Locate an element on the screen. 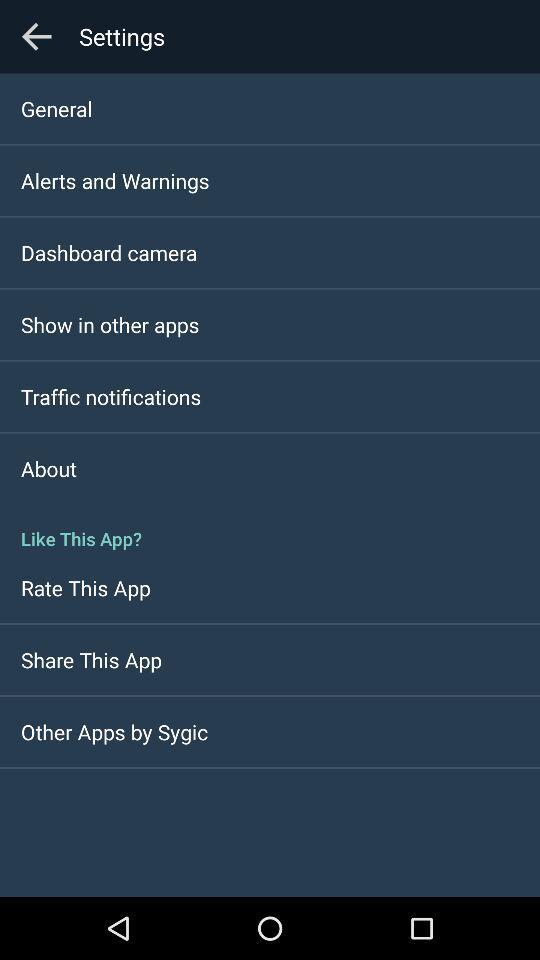 Image resolution: width=540 pixels, height=960 pixels. the alerts and warnings is located at coordinates (115, 179).